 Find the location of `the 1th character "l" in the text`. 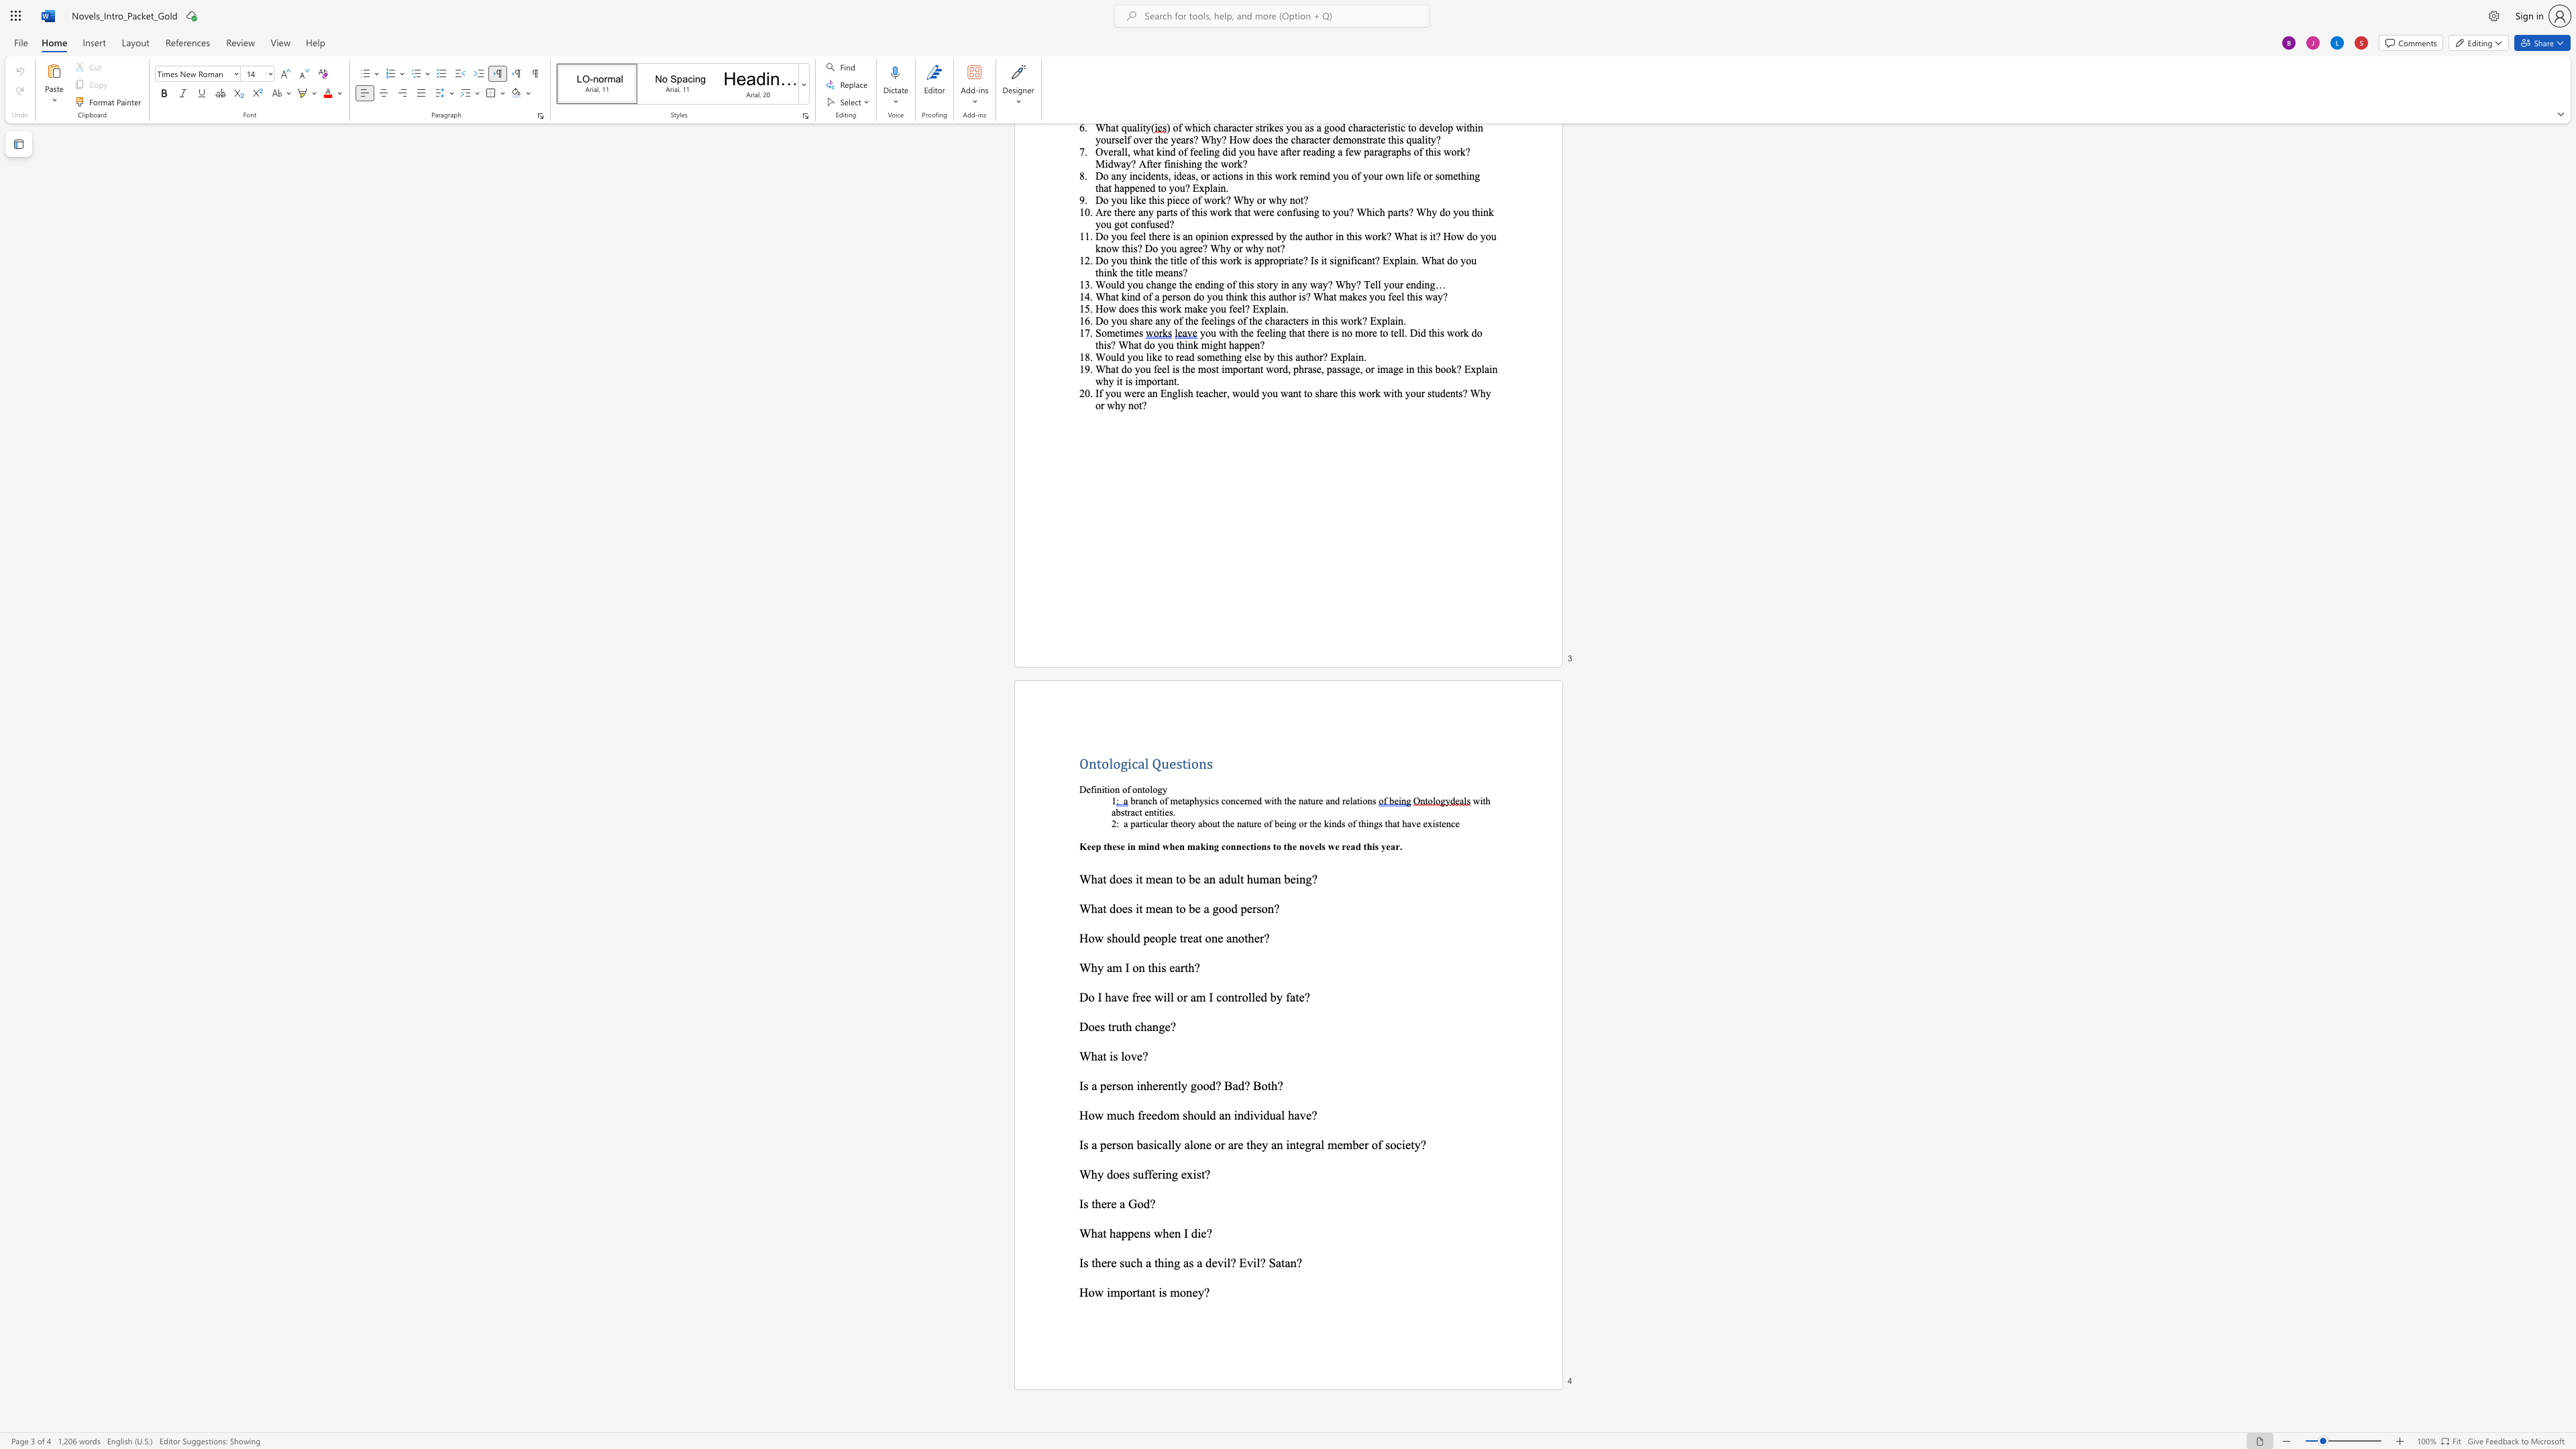

the 1th character "l" in the text is located at coordinates (1168, 1144).